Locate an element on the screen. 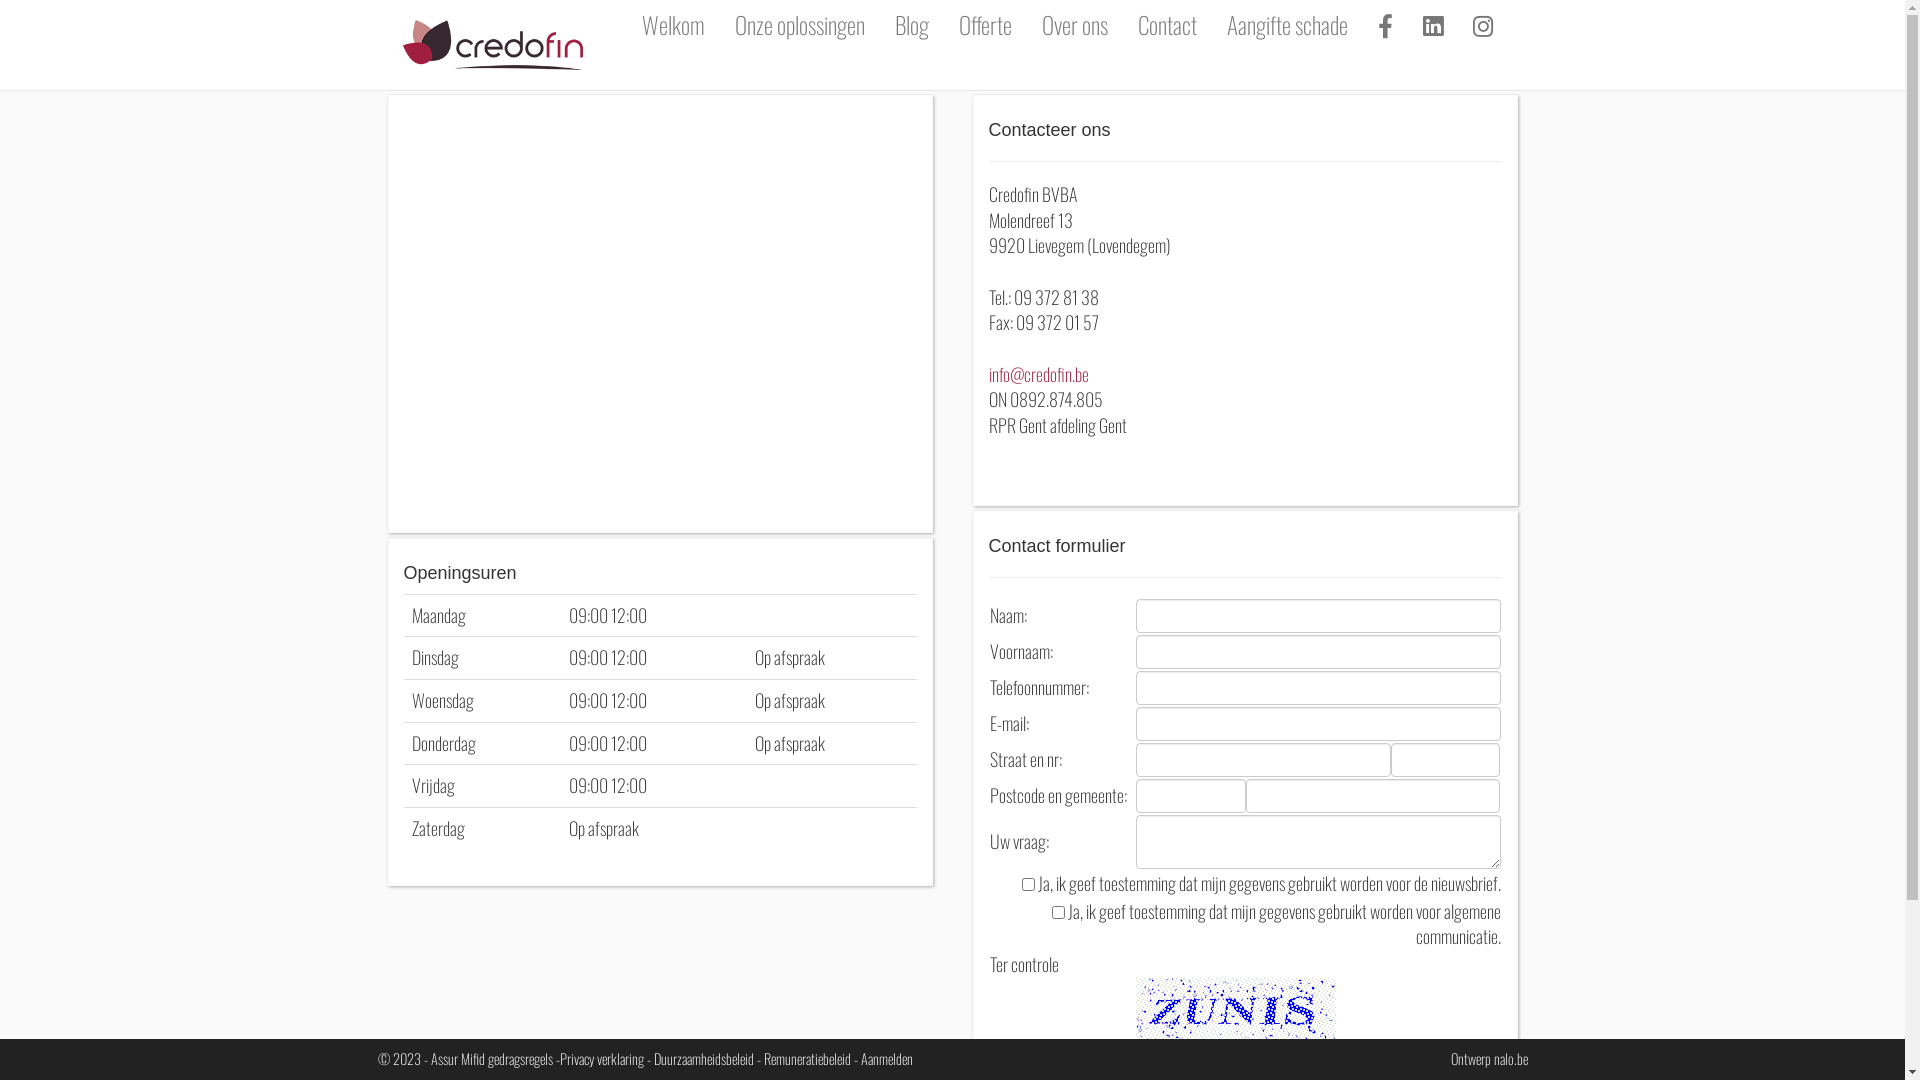 This screenshot has width=1920, height=1080. 'Contact' is located at coordinates (1166, 24).